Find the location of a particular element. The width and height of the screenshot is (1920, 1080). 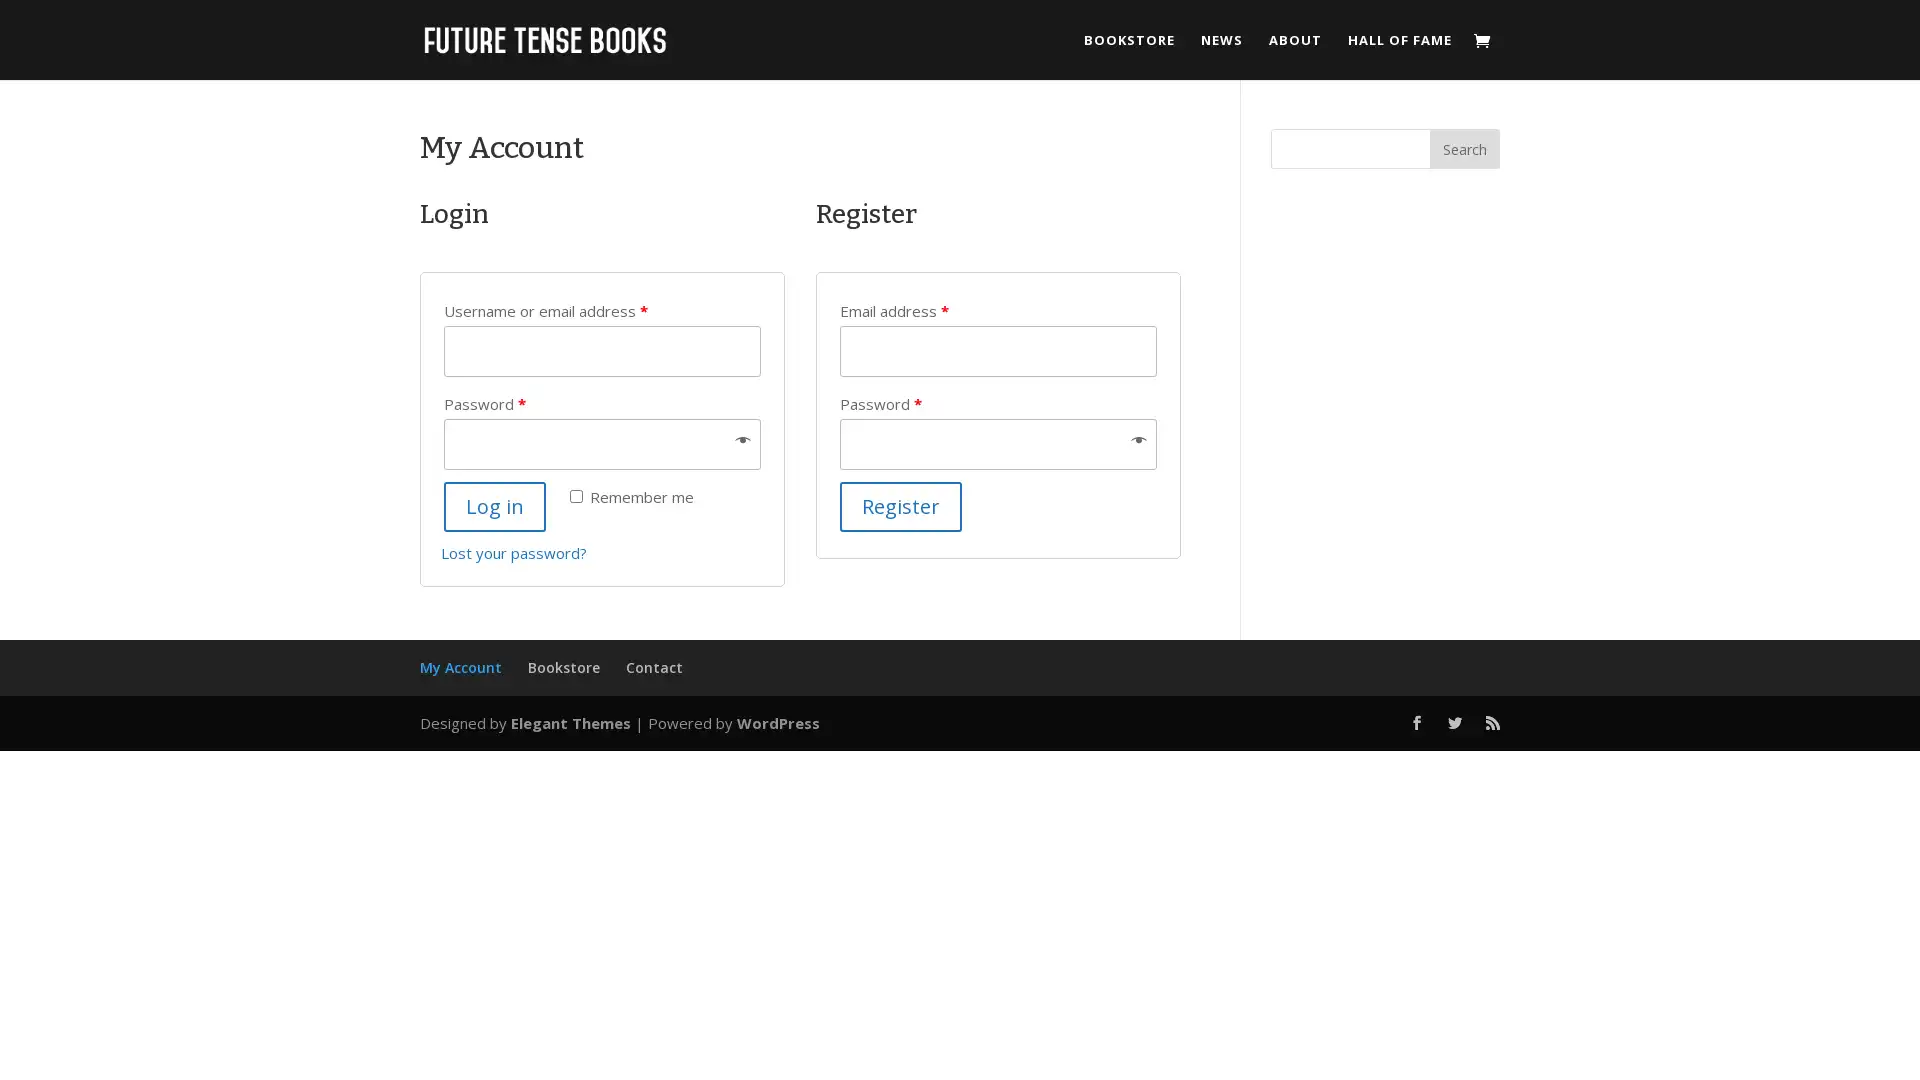

Search is located at coordinates (1464, 148).